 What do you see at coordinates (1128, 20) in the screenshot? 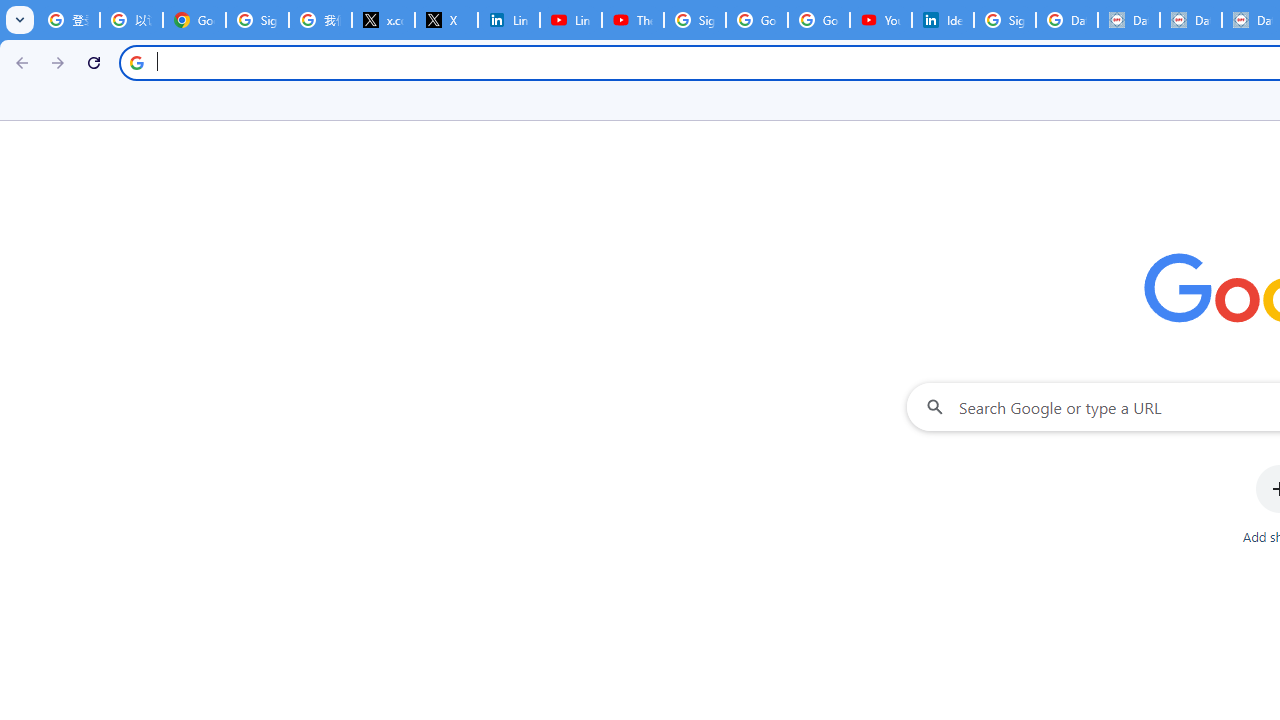
I see `'Data Privacy Framework'` at bounding box center [1128, 20].